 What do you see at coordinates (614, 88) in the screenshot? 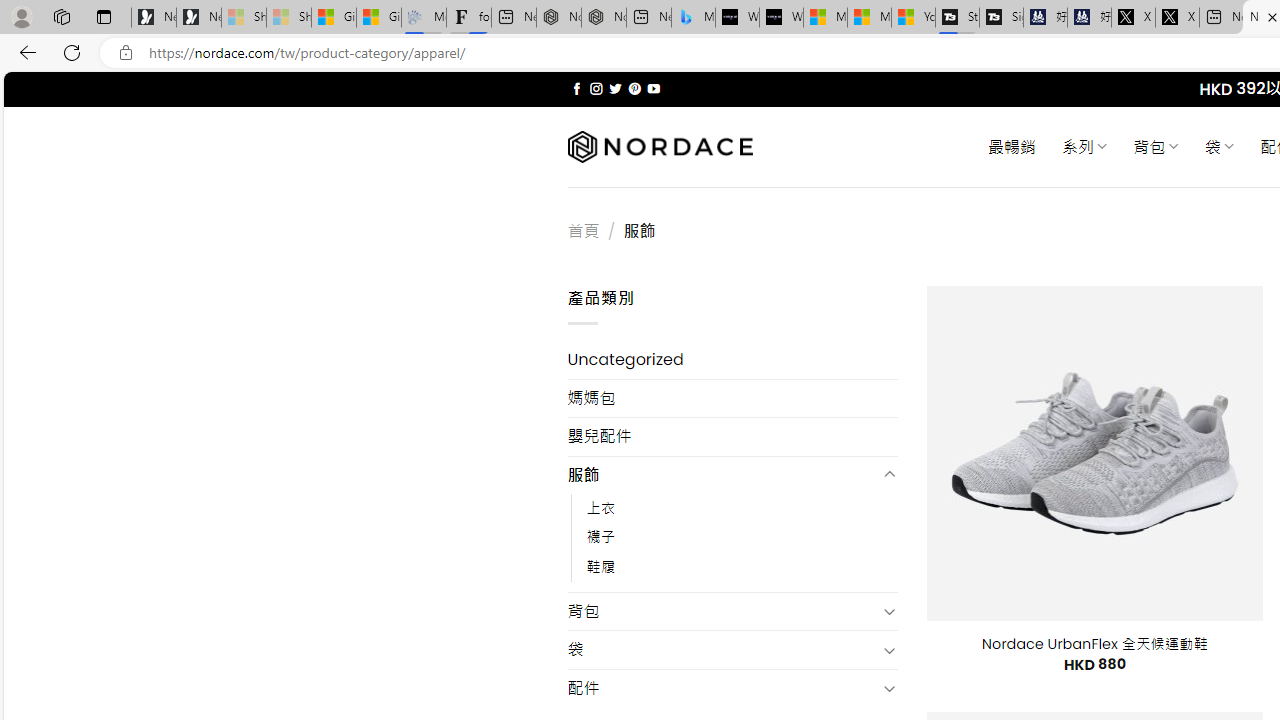
I see `'Follow on Twitter'` at bounding box center [614, 88].